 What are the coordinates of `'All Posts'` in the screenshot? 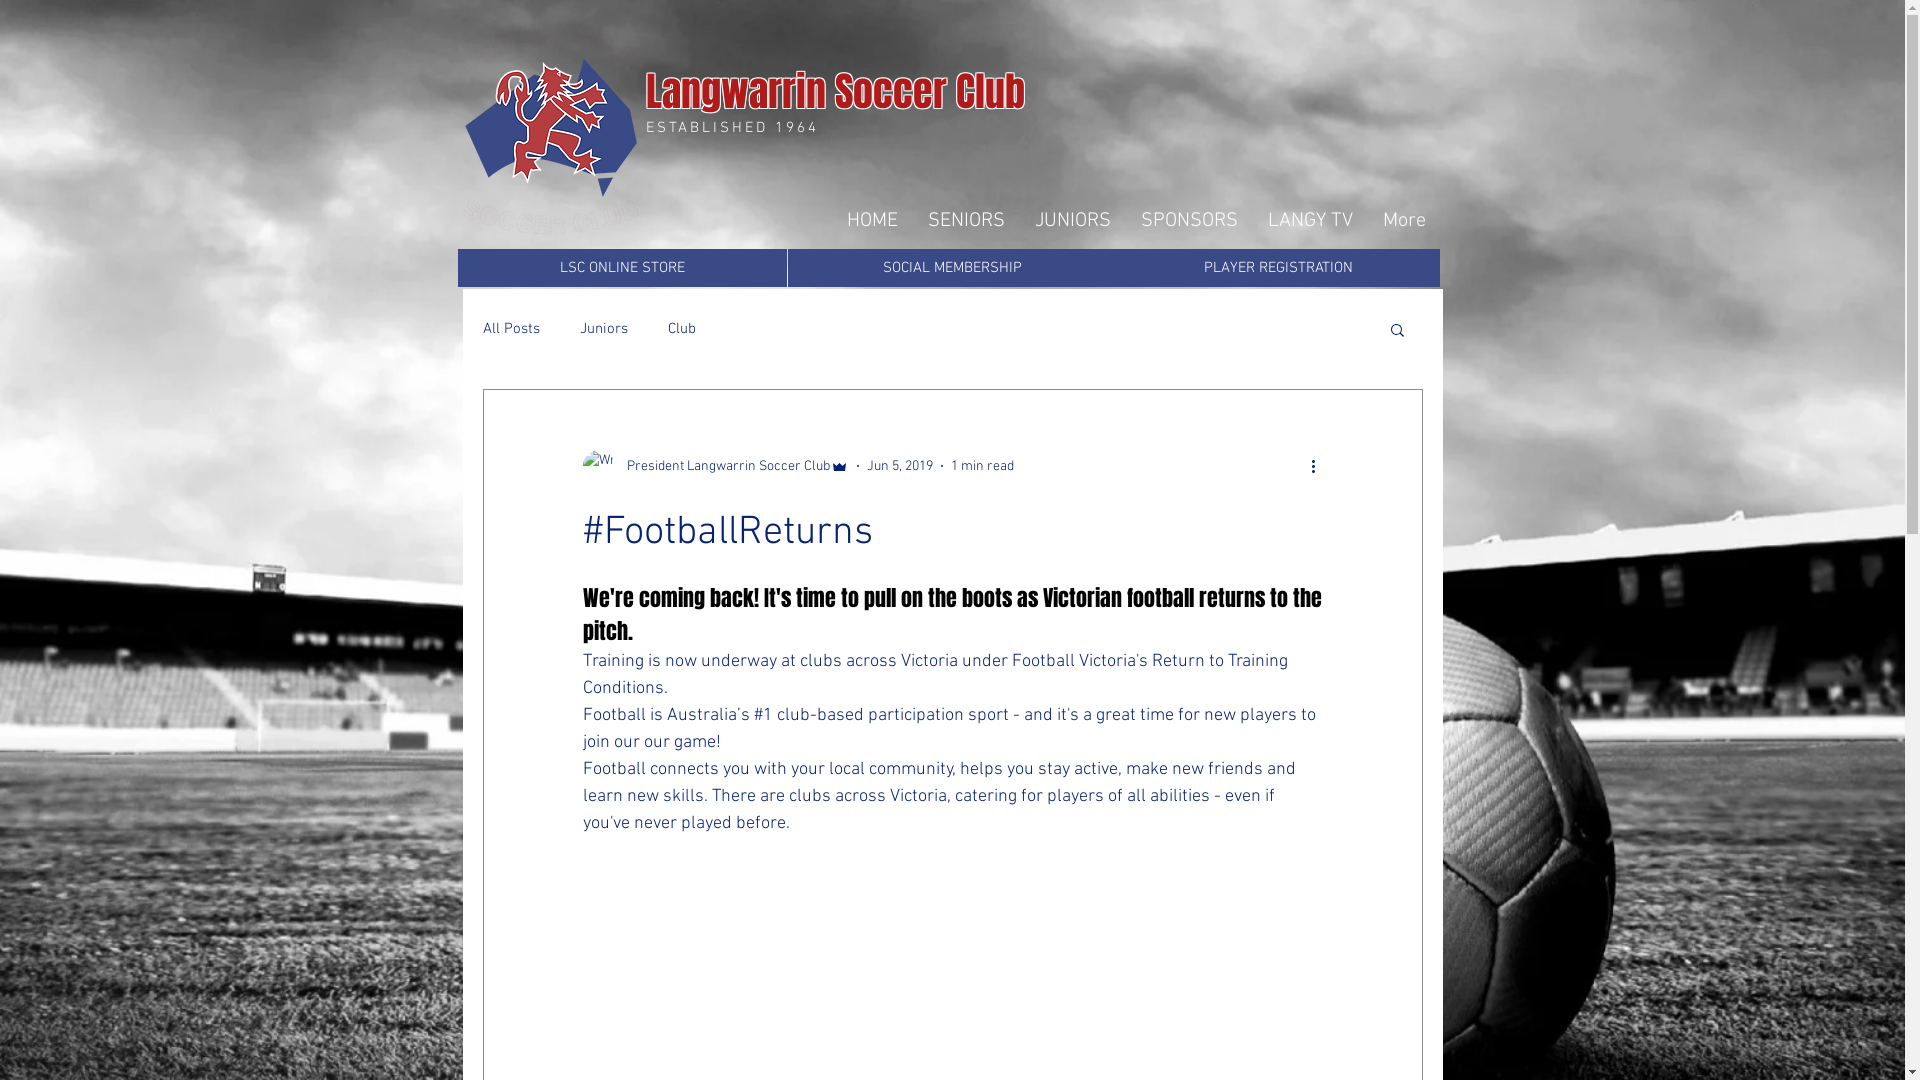 It's located at (510, 327).